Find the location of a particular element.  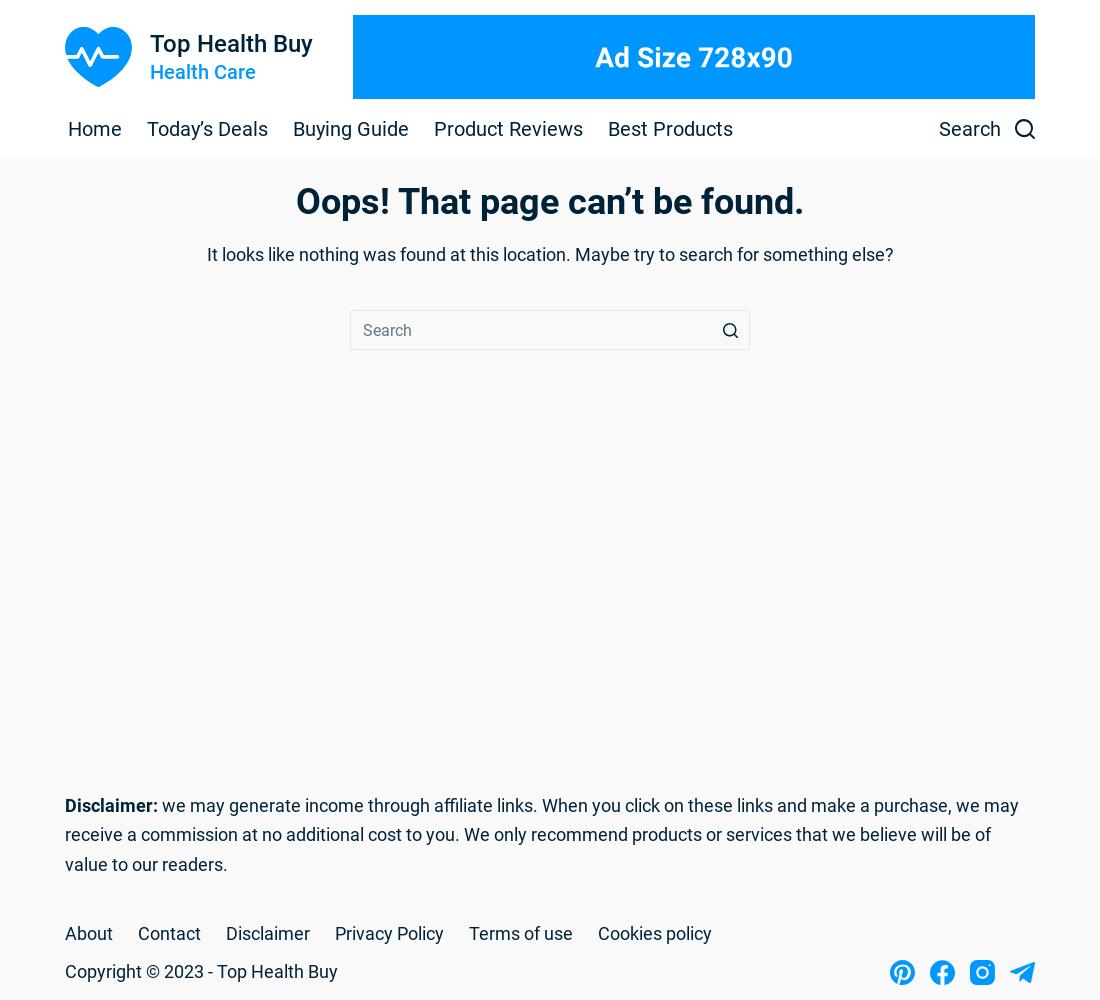

'It looks like nothing was found at this location. Maybe try to search for something else?' is located at coordinates (205, 254).